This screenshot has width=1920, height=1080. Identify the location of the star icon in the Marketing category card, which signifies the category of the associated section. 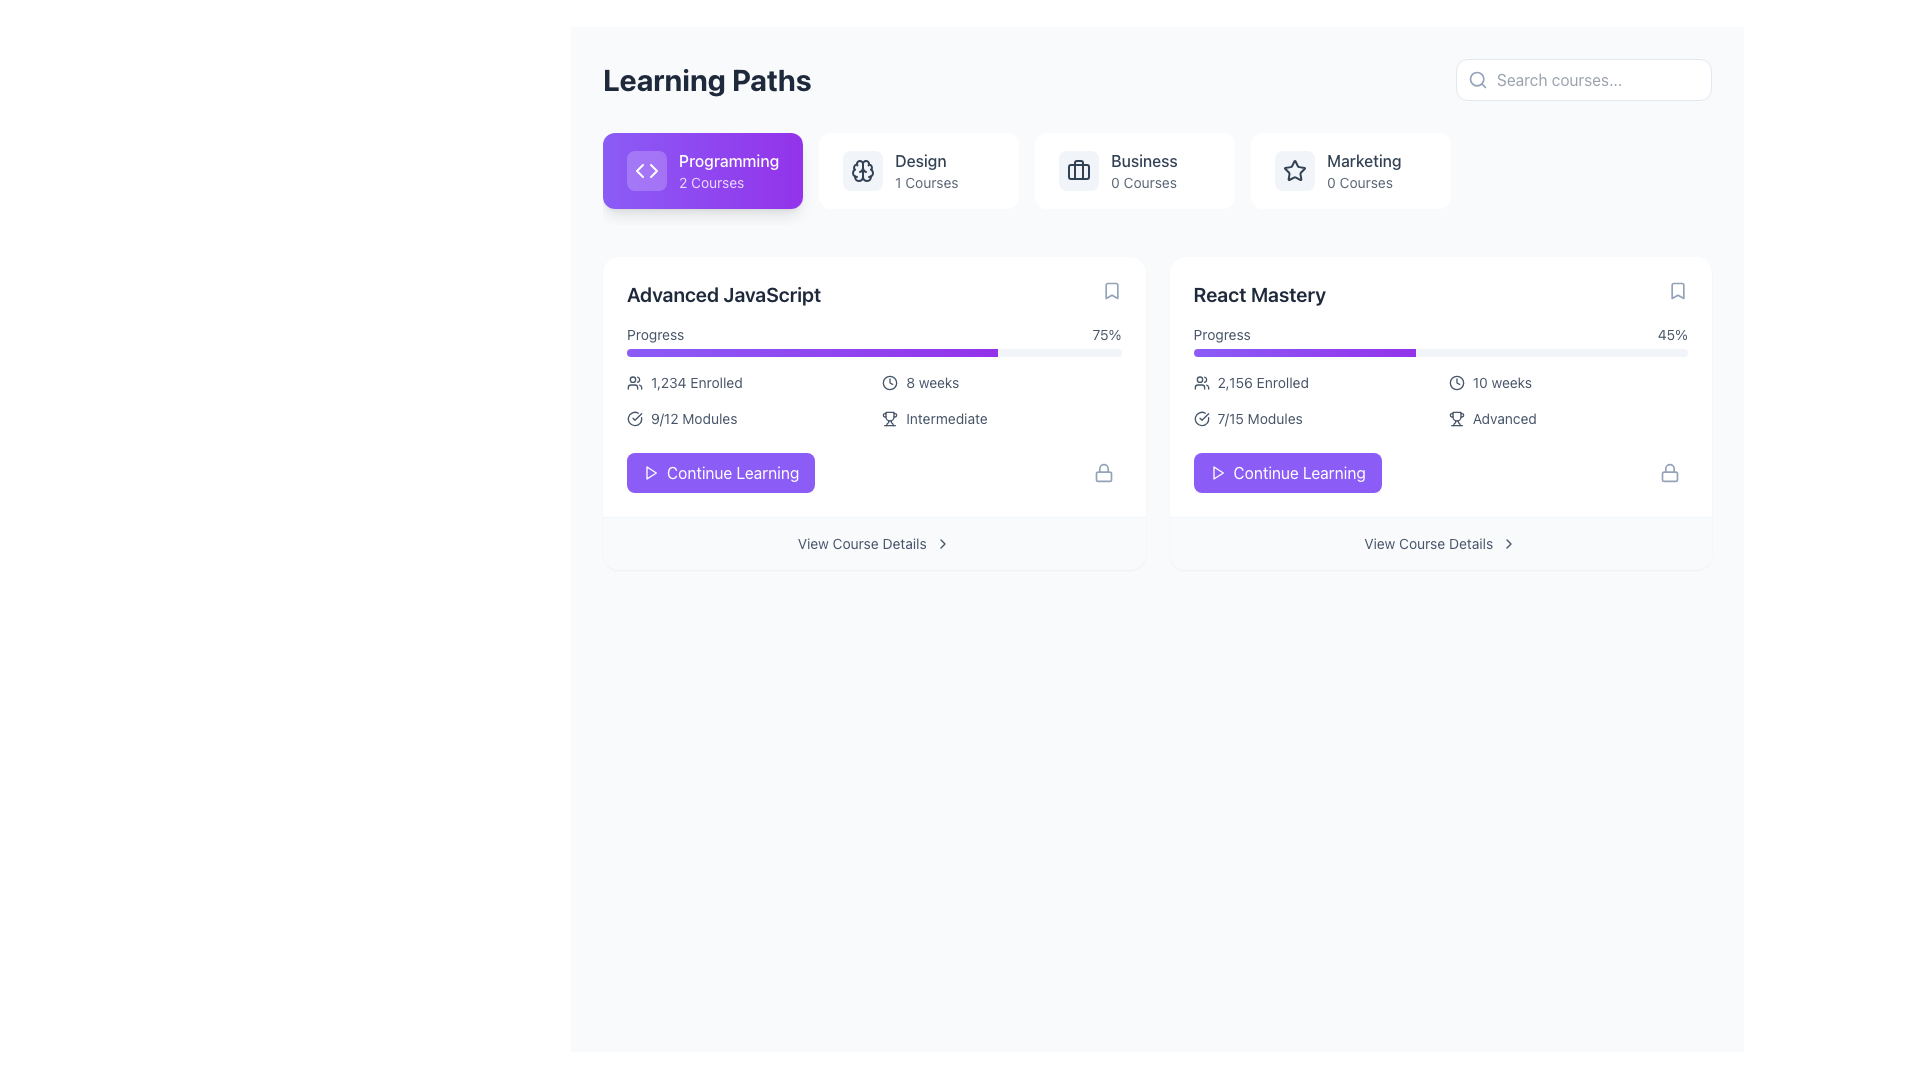
(1295, 169).